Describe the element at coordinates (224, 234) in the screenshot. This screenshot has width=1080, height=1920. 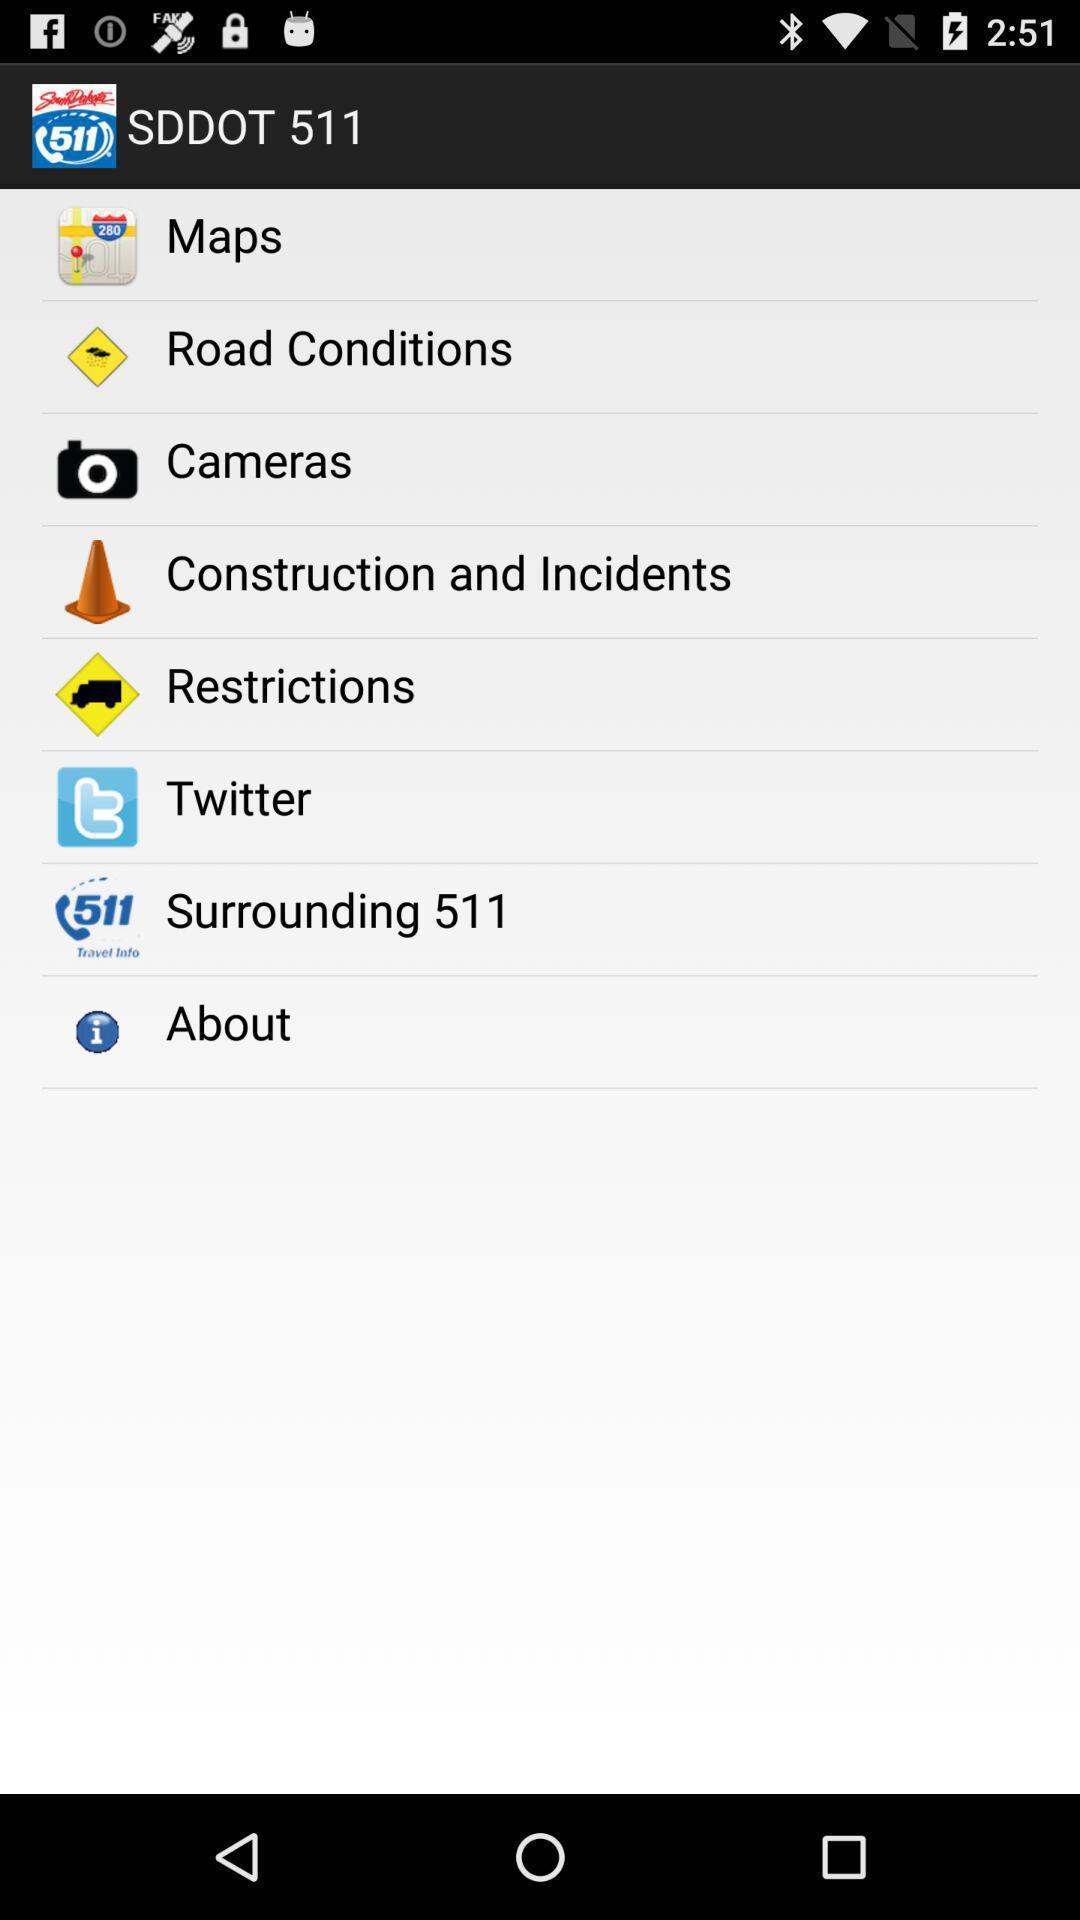
I see `maps item` at that location.